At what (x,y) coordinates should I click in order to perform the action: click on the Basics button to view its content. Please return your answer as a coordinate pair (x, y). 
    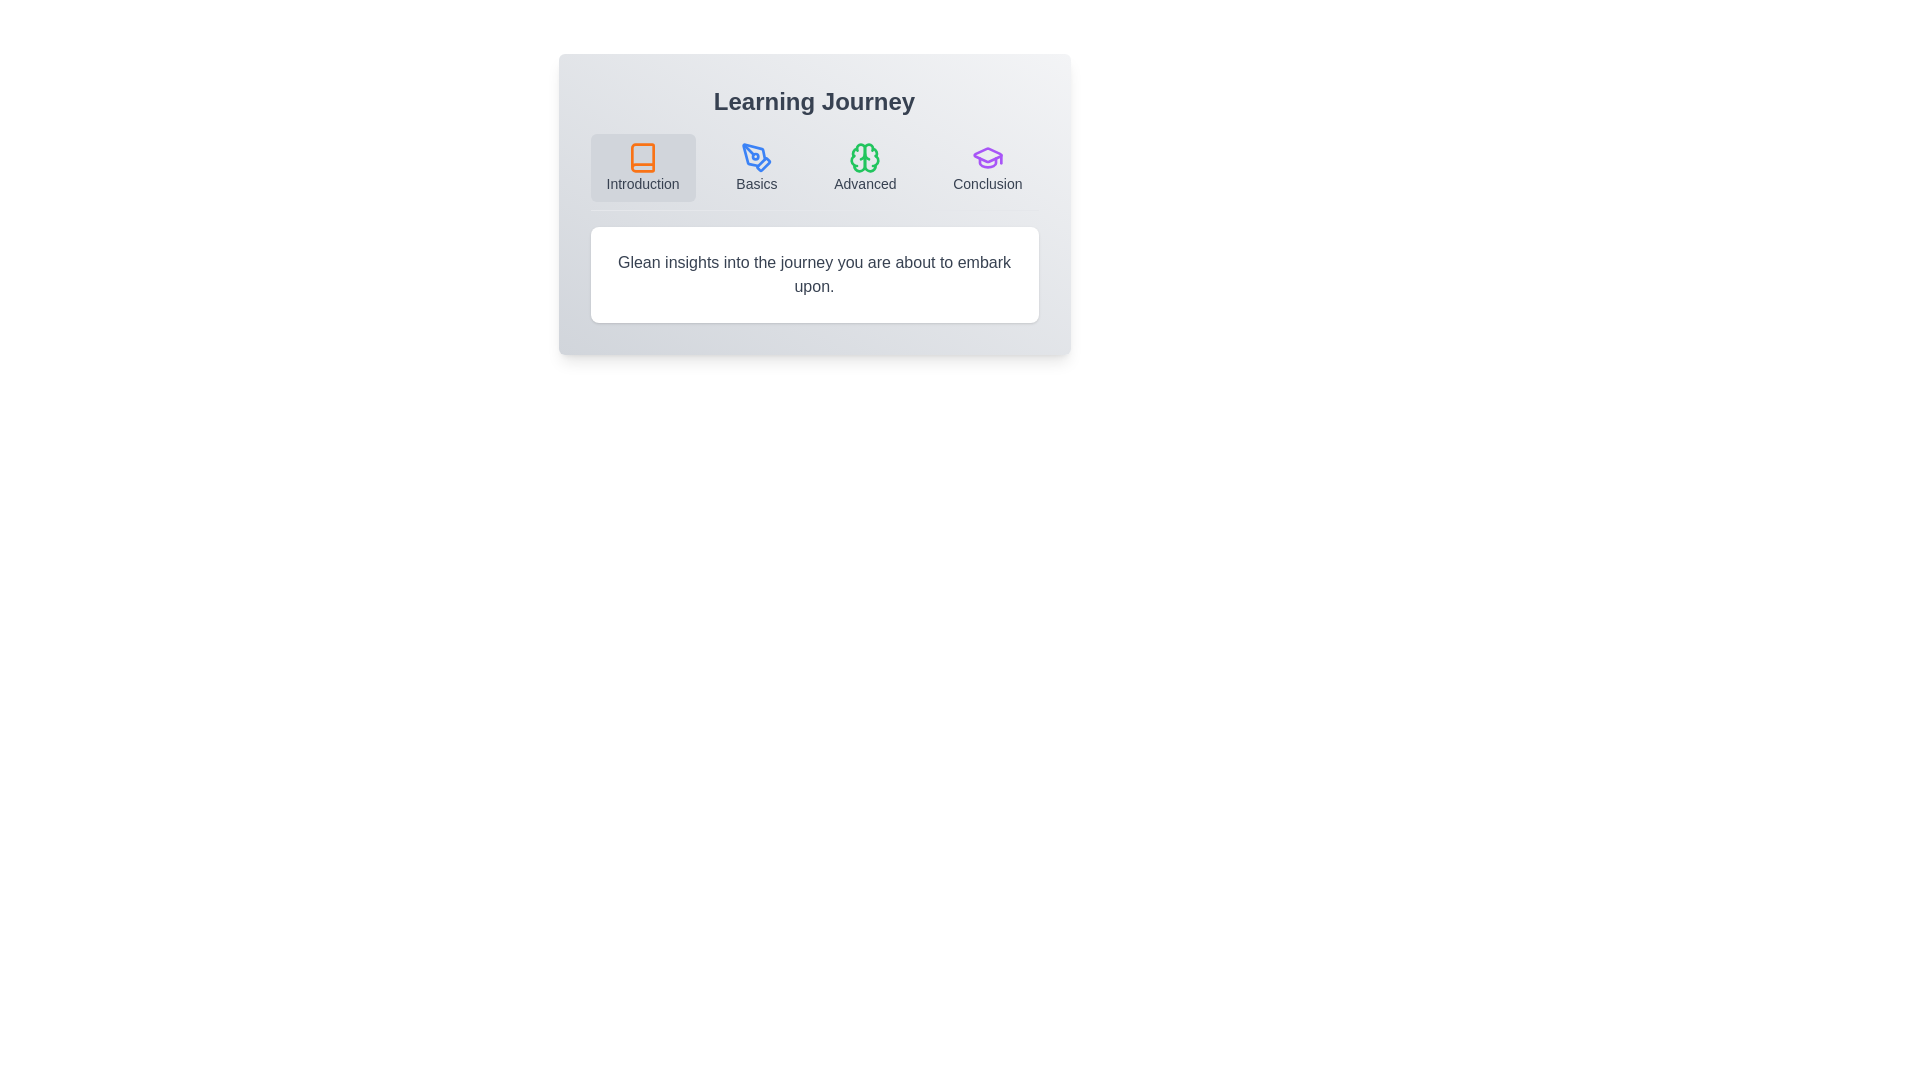
    Looking at the image, I should click on (756, 167).